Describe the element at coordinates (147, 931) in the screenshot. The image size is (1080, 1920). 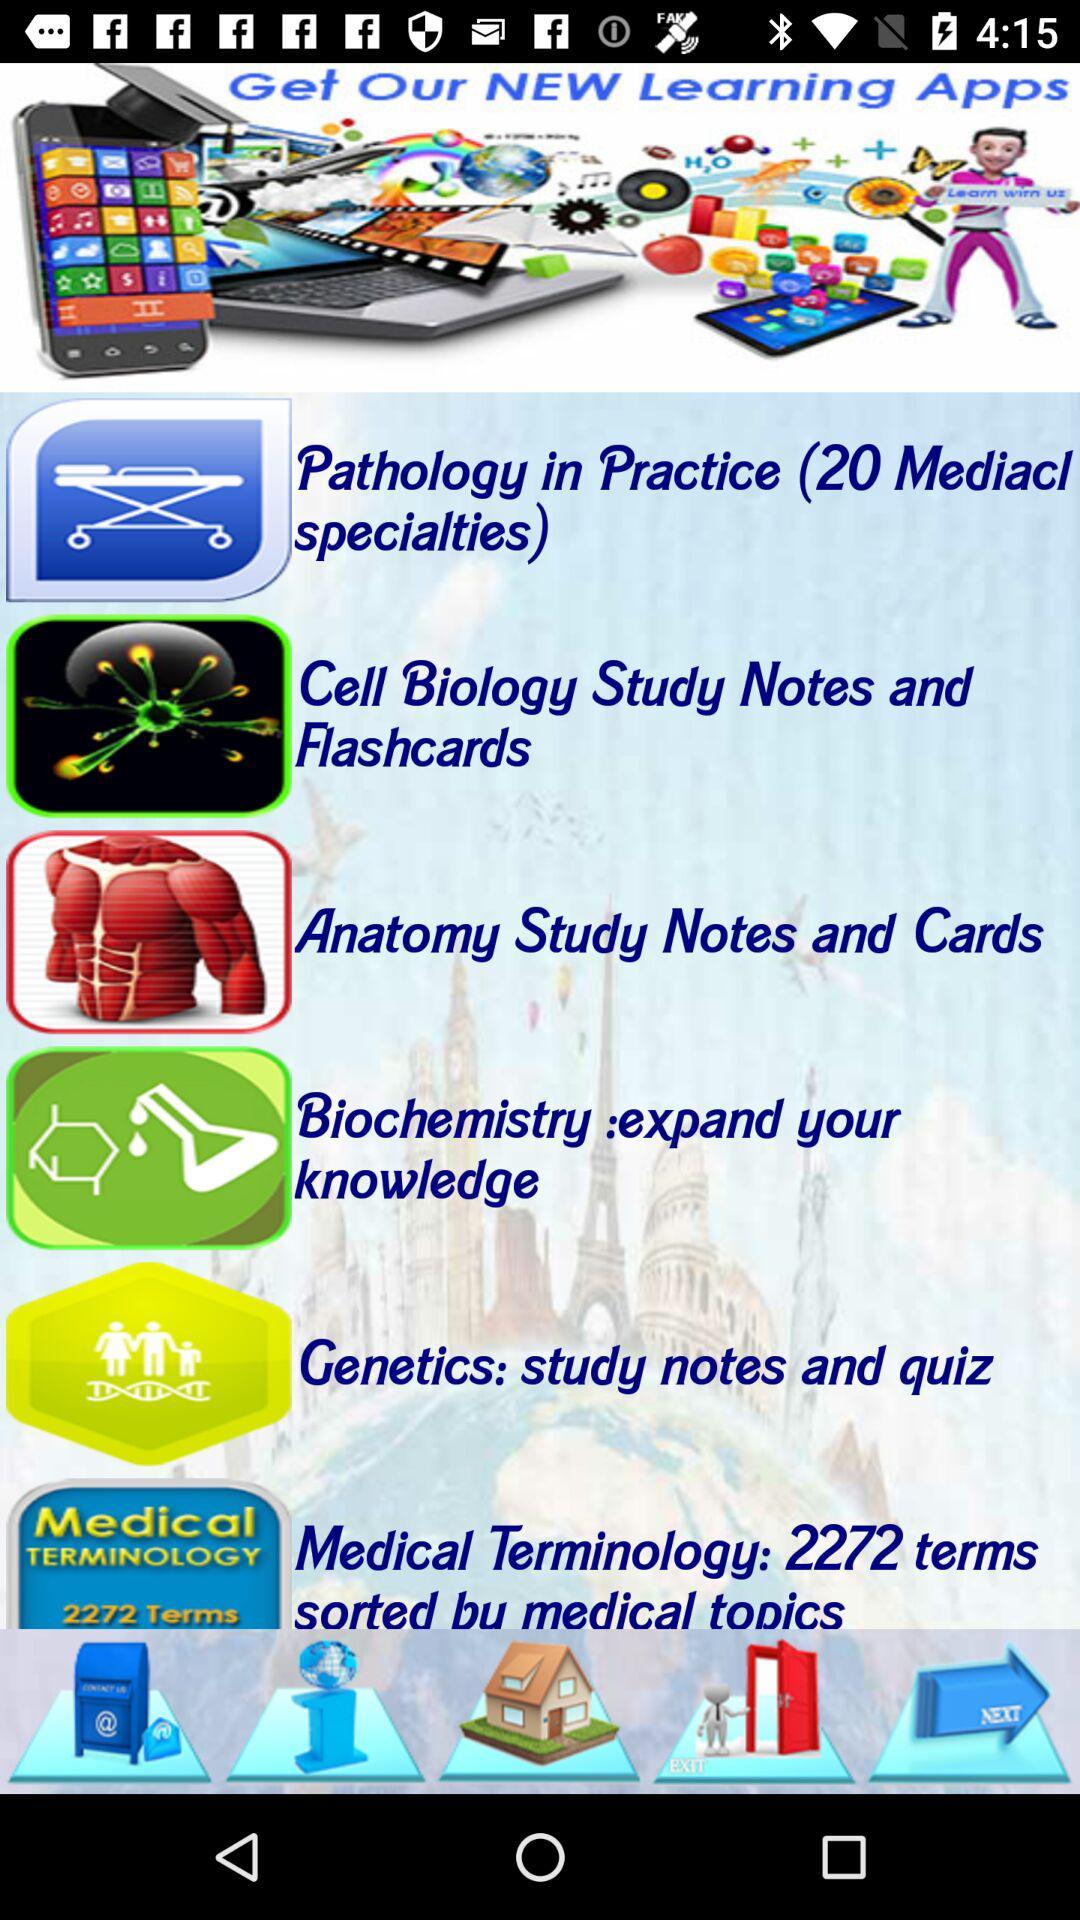
I see `anatomy study notes and cards` at that location.